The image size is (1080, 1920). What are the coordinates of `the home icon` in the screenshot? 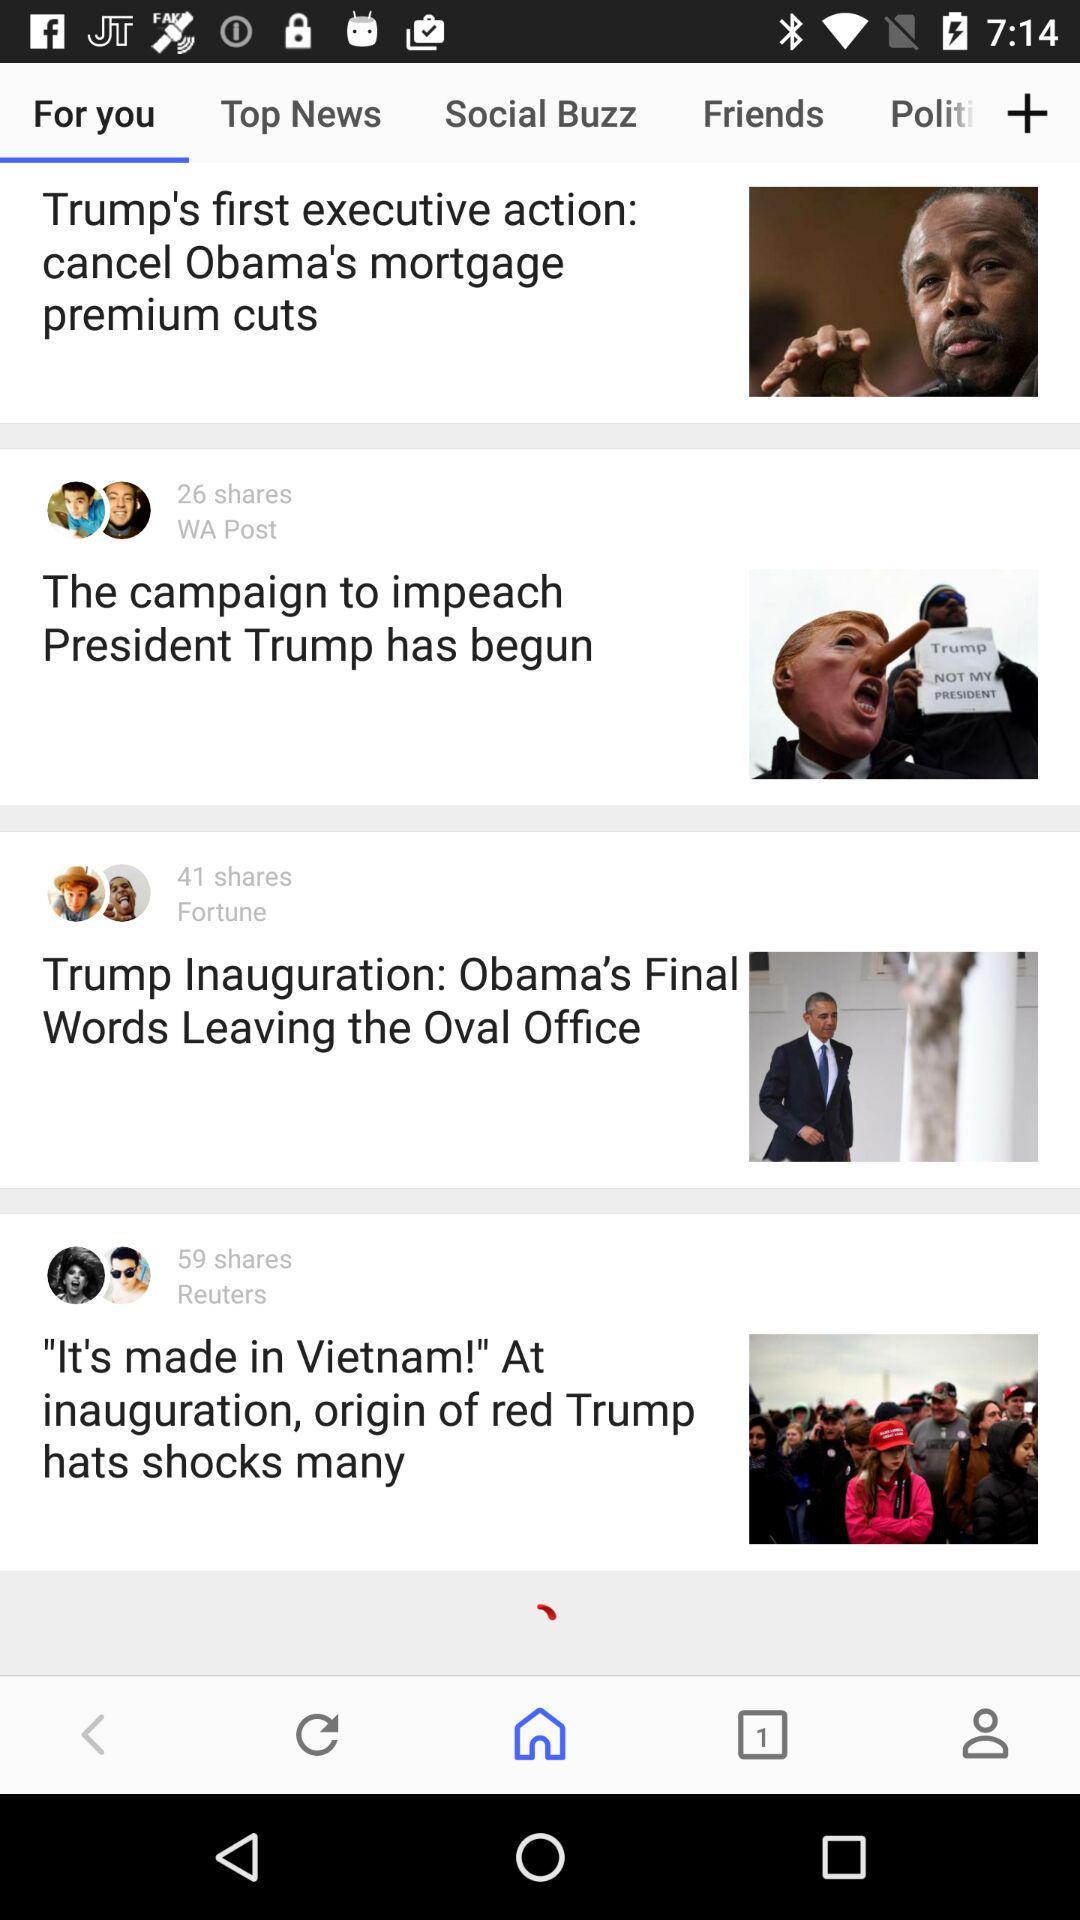 It's located at (540, 1733).